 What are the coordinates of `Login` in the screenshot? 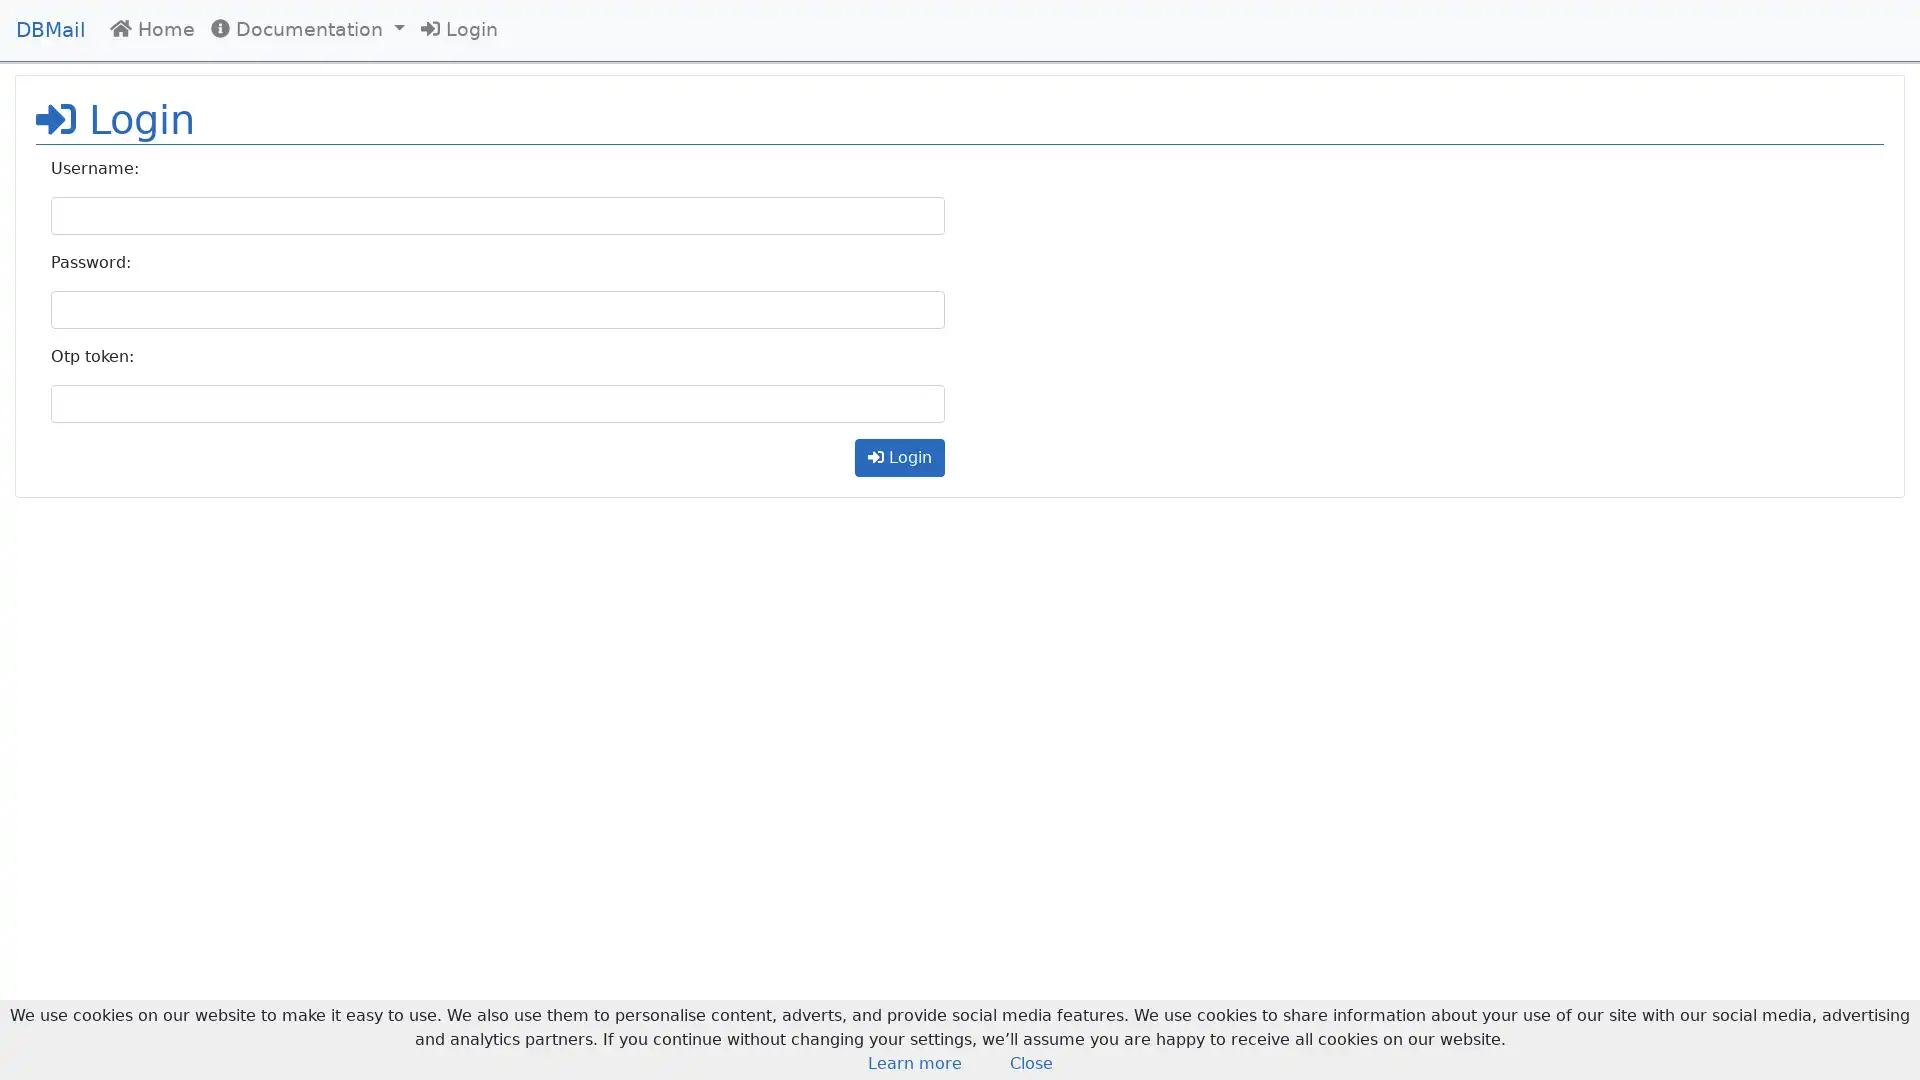 It's located at (899, 458).